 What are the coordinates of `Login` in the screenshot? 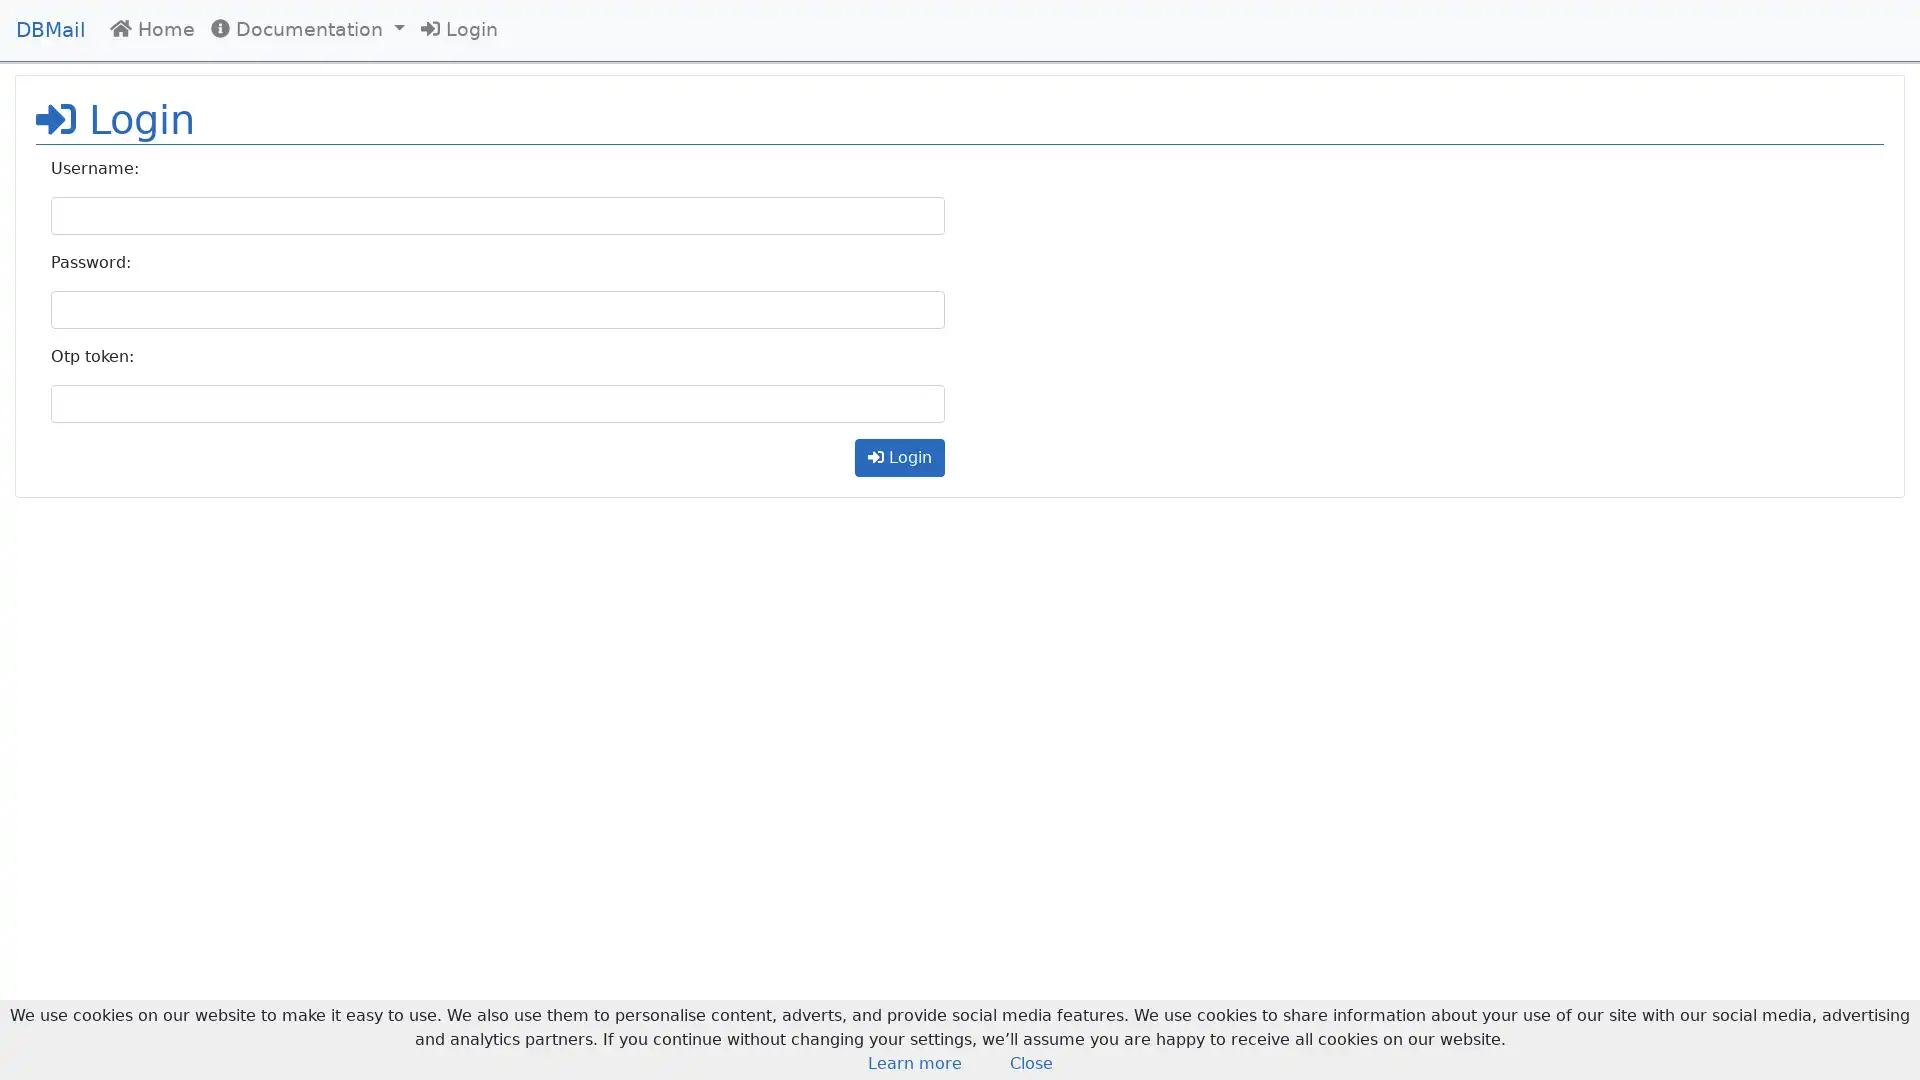 It's located at (899, 458).